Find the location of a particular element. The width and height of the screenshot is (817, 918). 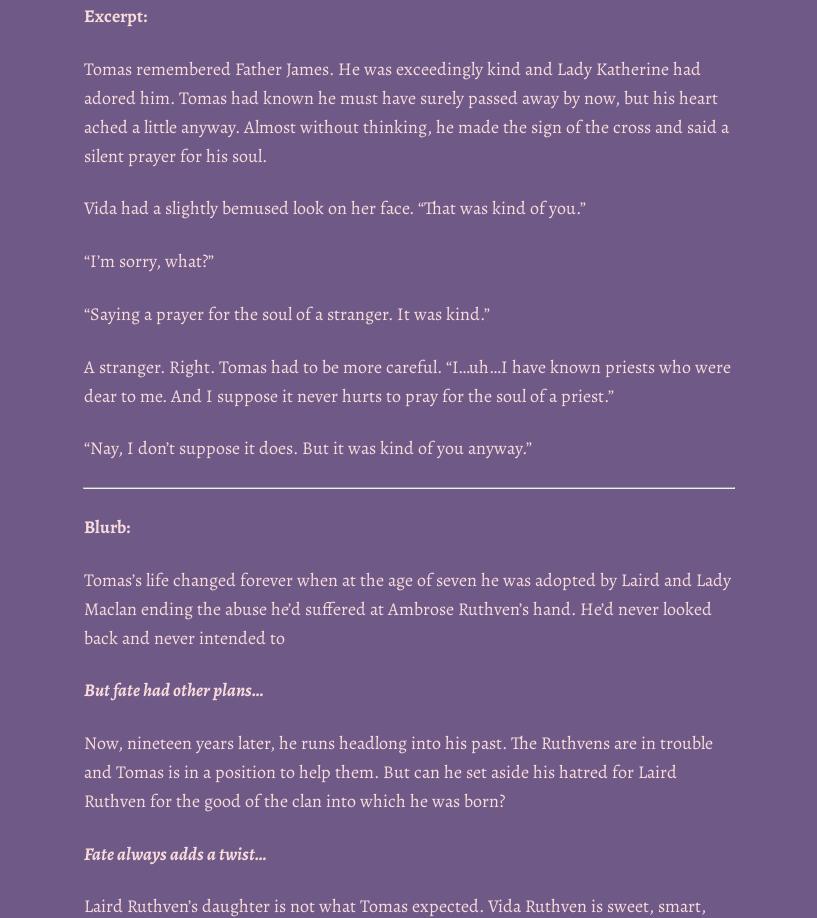

'“I’m sorry, what?”' is located at coordinates (148, 259).